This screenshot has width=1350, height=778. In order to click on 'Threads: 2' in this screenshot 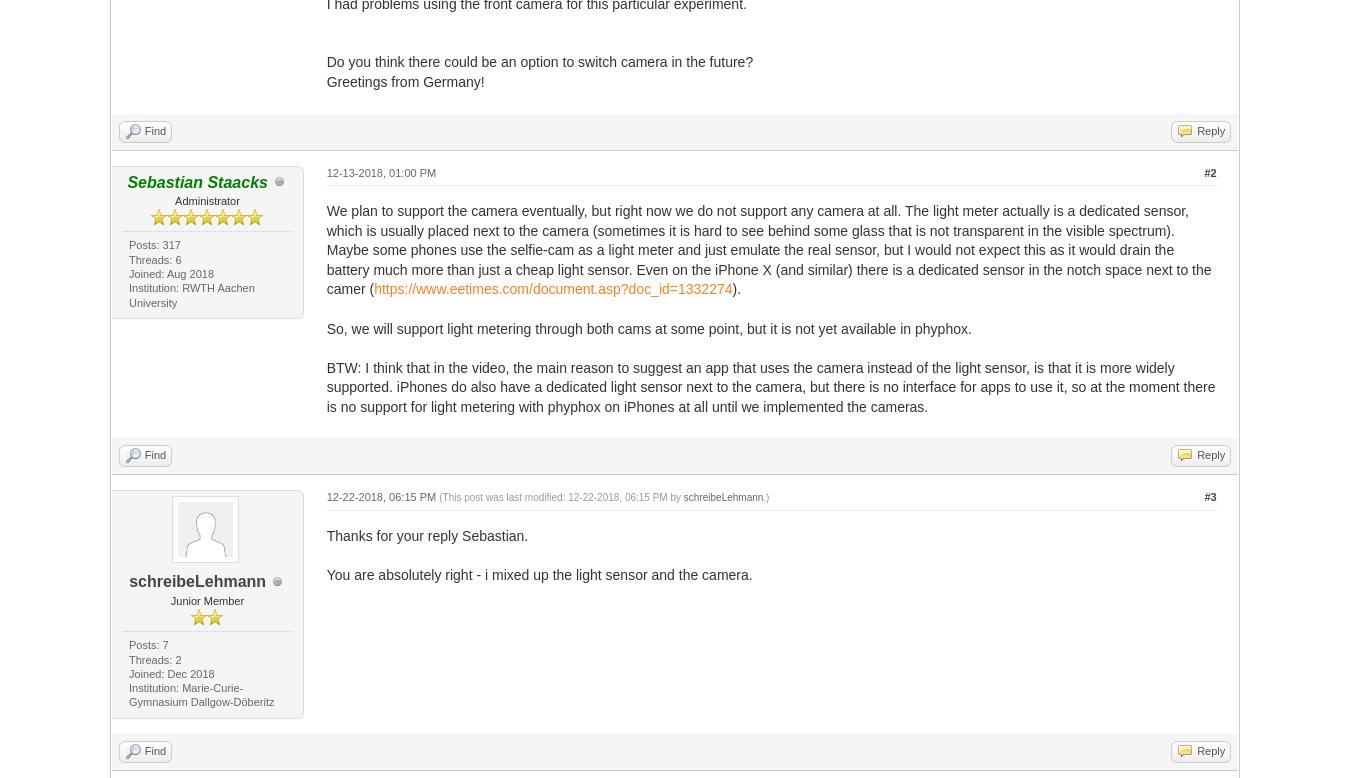, I will do `click(154, 658)`.